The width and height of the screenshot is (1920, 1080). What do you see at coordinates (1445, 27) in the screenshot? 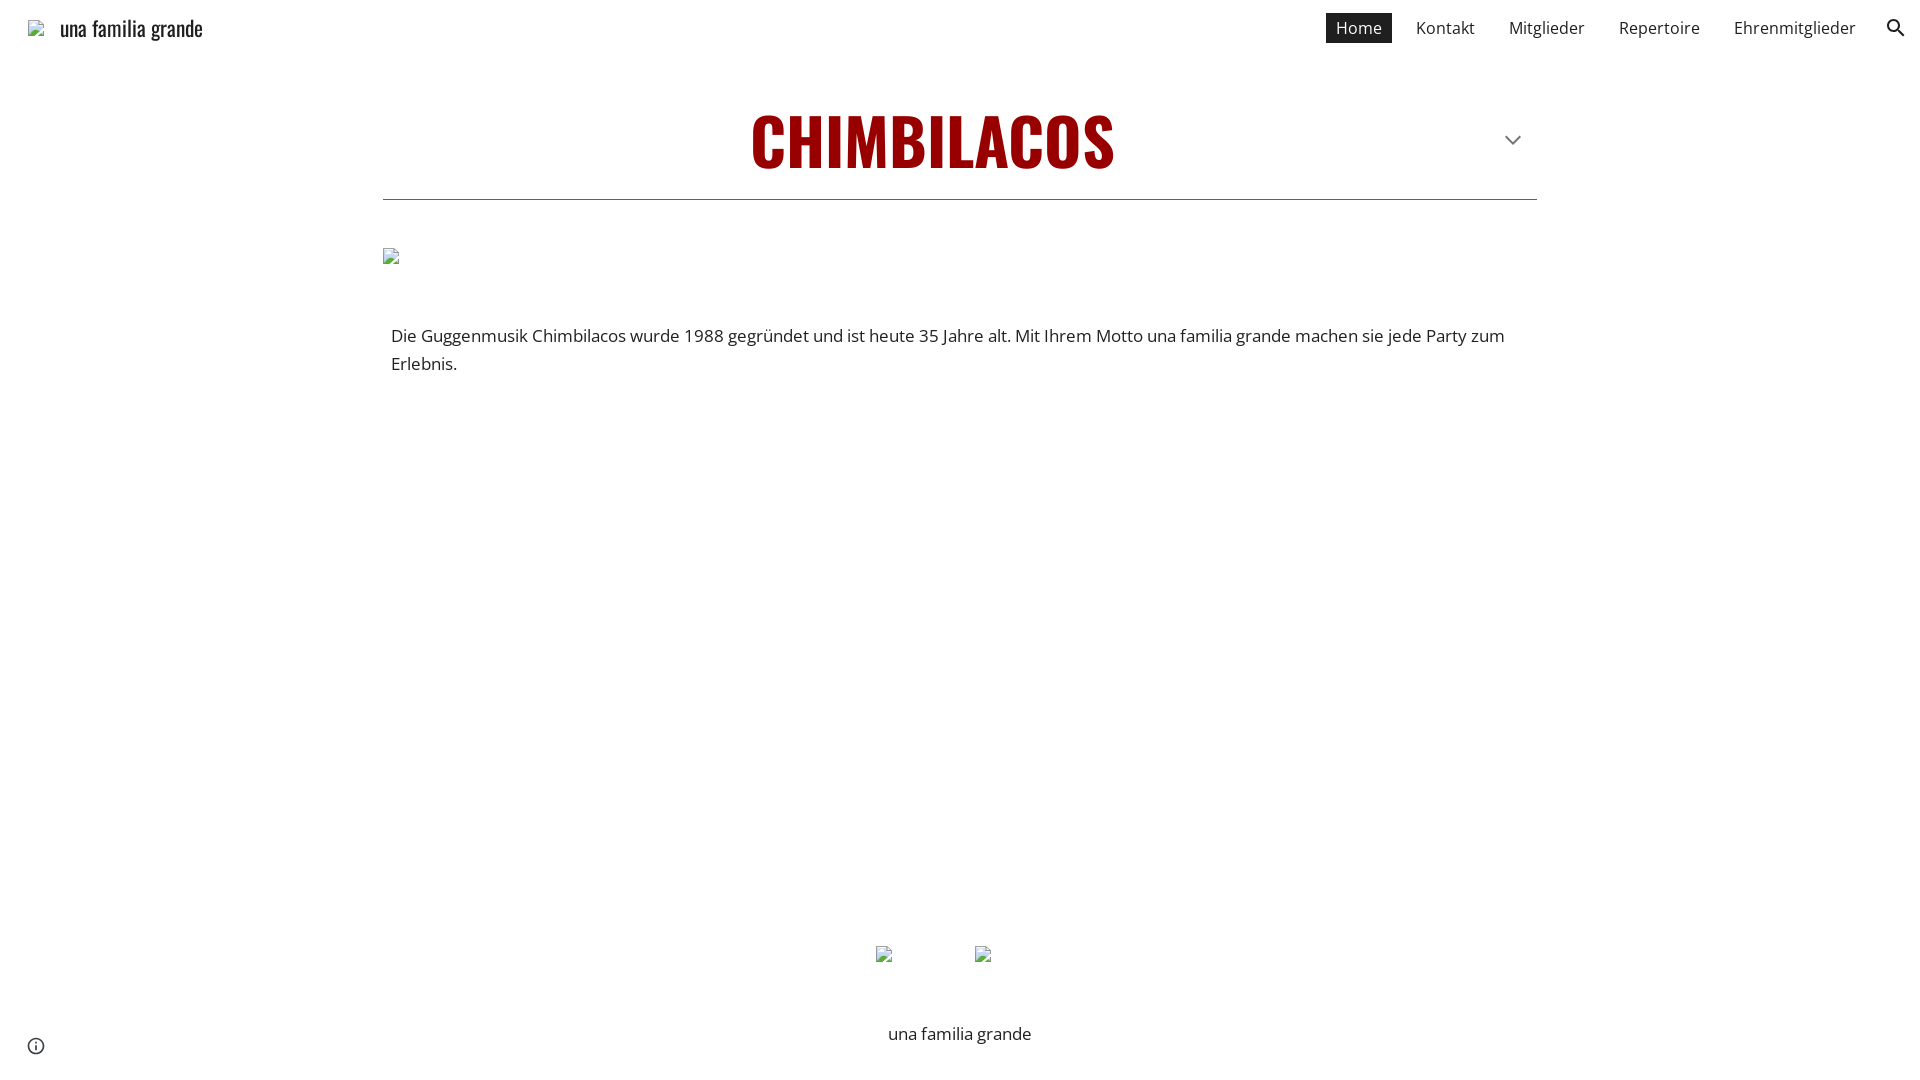
I see `'Kontakt'` at bounding box center [1445, 27].